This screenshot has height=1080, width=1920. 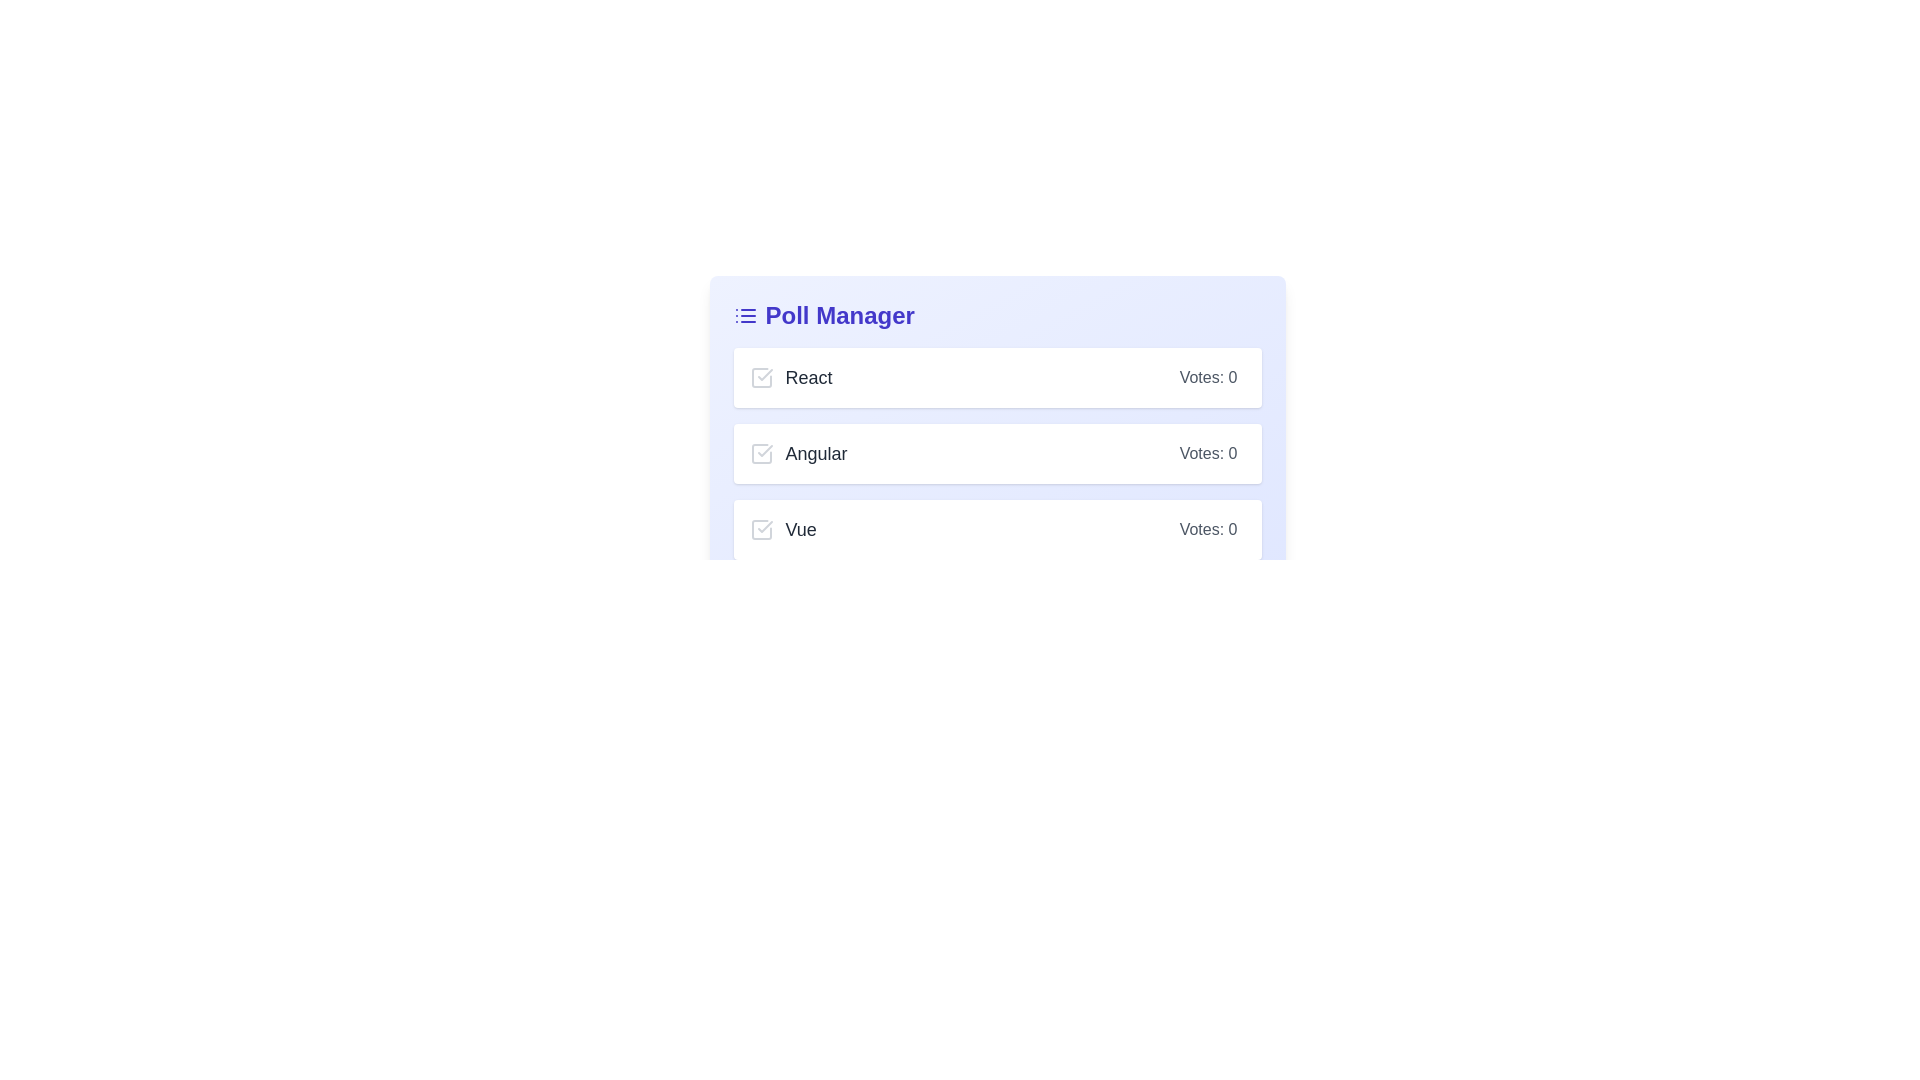 I want to click on the Checkbox or checkmark icon for the 'Vue' option in the Poll Manager, so click(x=760, y=528).